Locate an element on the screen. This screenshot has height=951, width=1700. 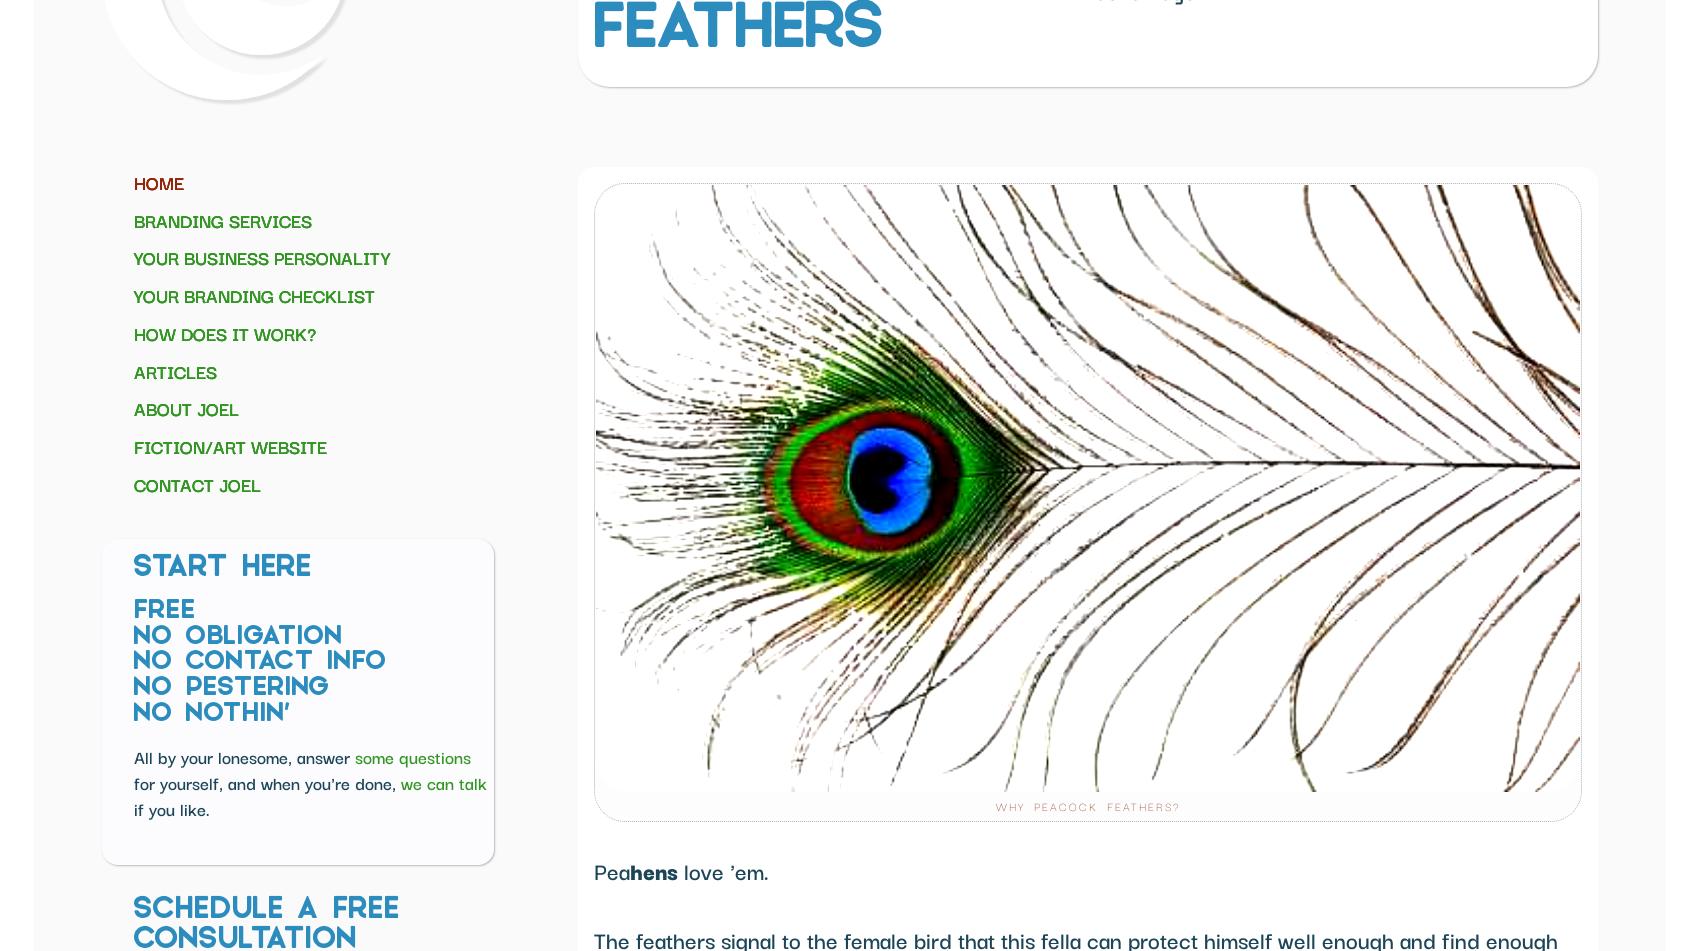
'we can talk' is located at coordinates (444, 781).